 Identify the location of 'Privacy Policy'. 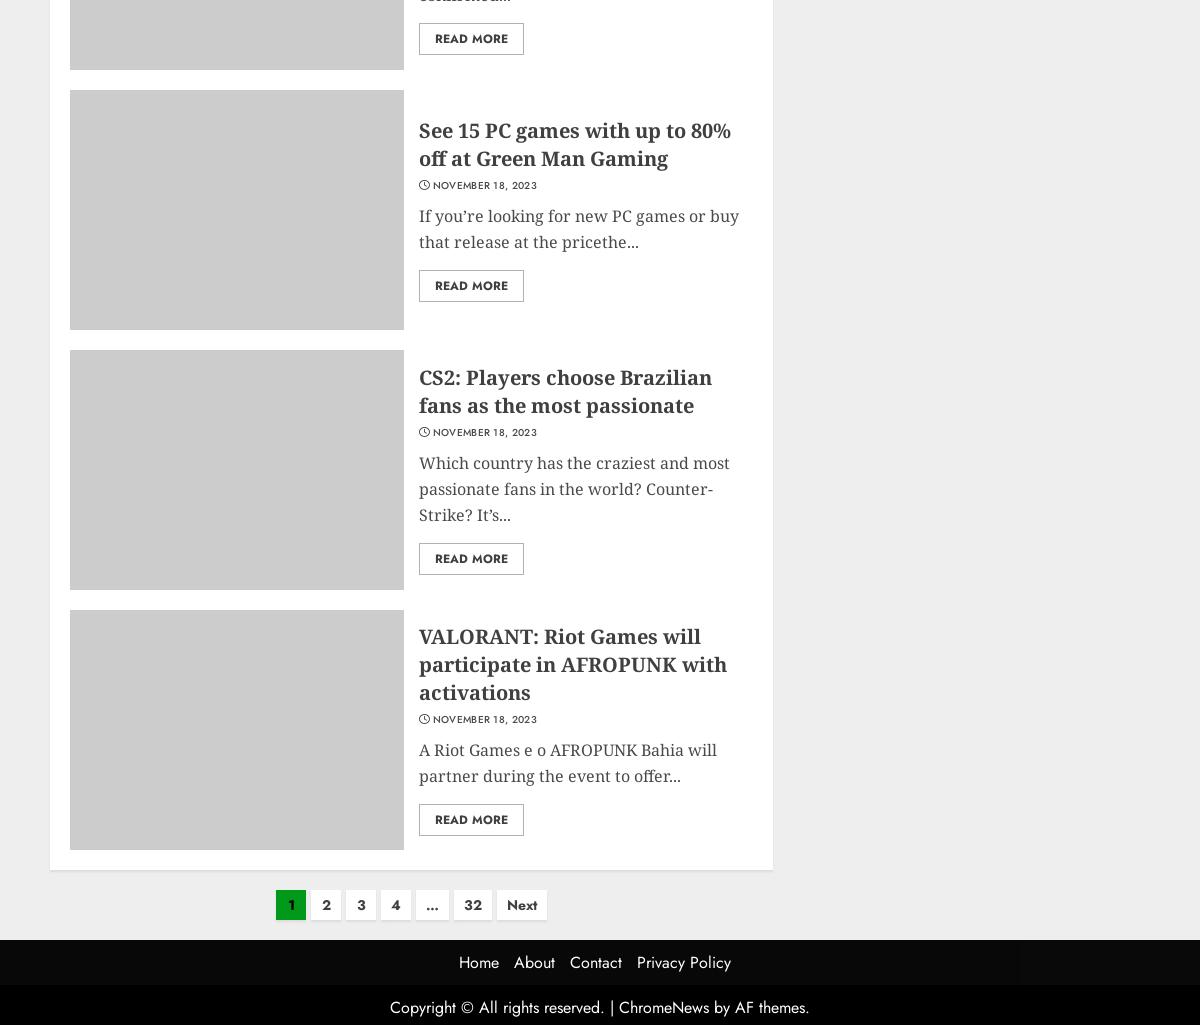
(683, 961).